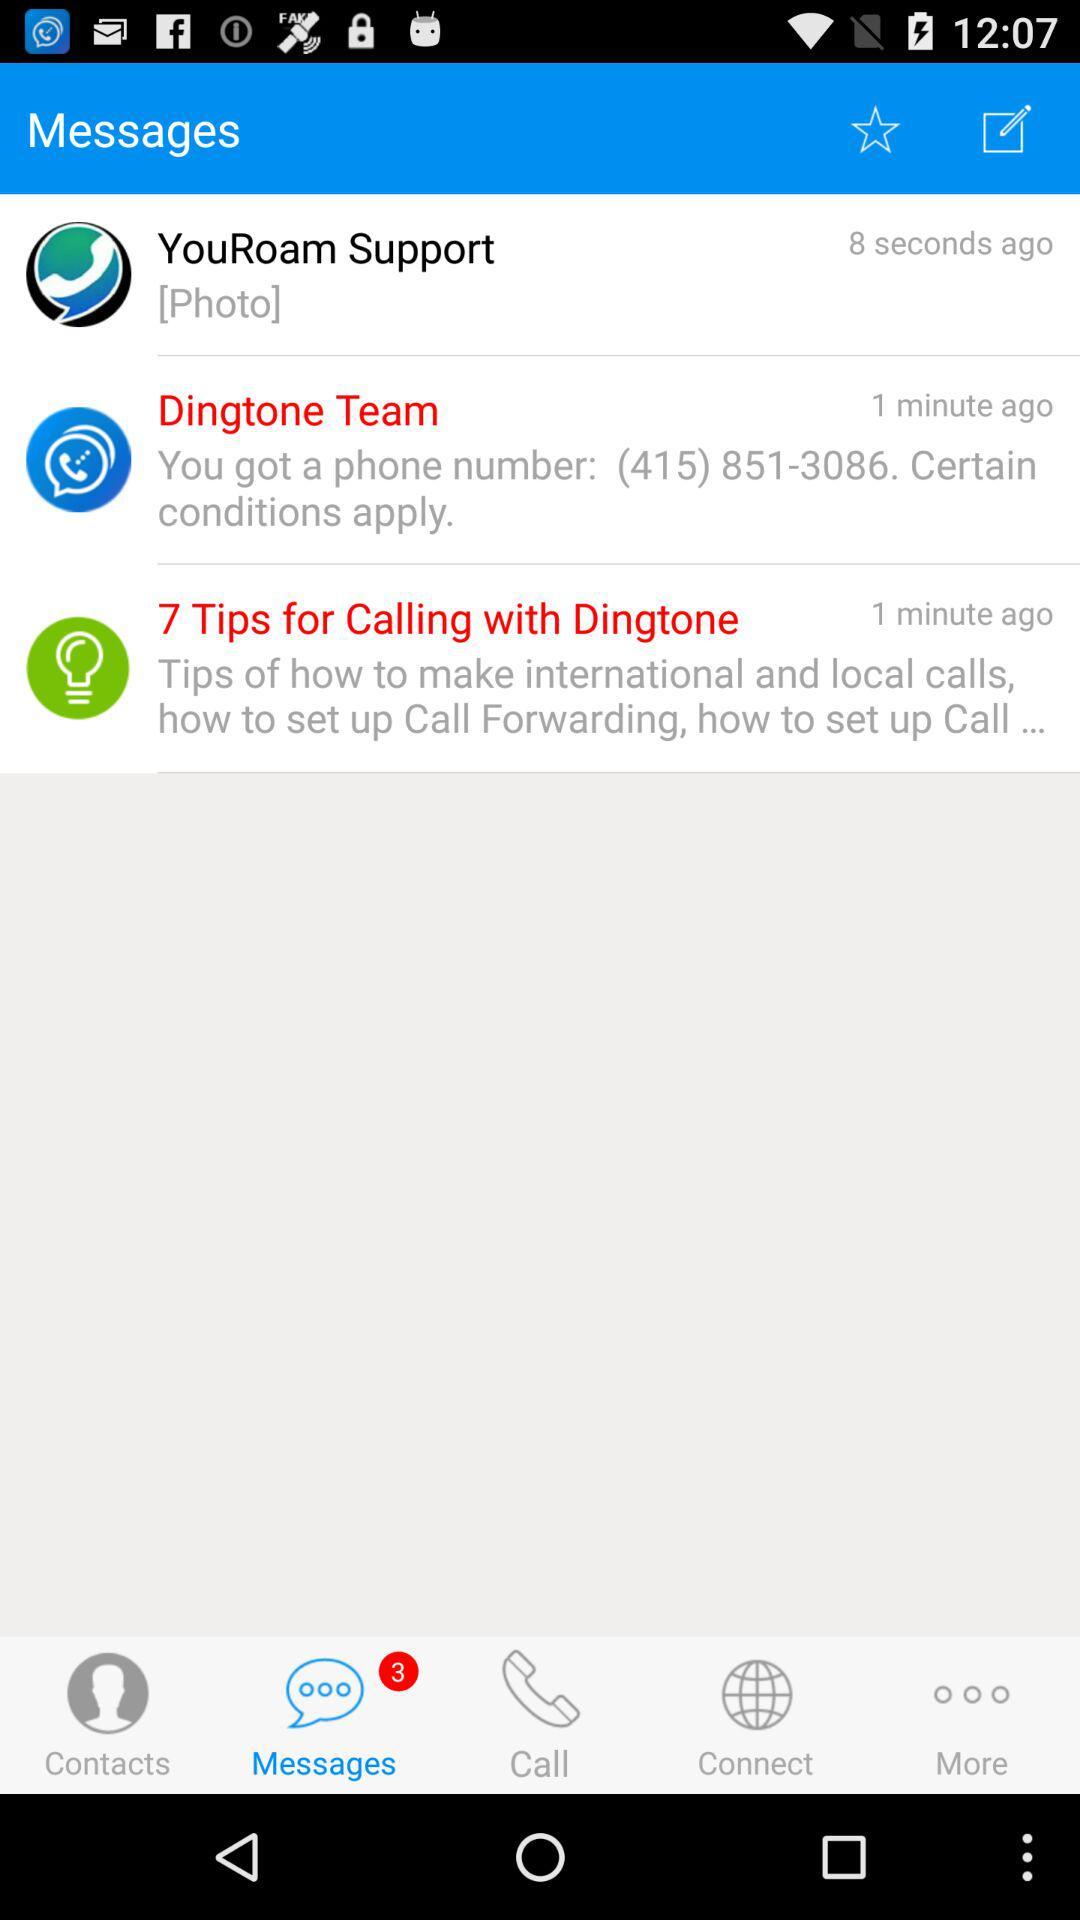 The width and height of the screenshot is (1080, 1920). What do you see at coordinates (950, 240) in the screenshot?
I see `the 8 seconds ago app` at bounding box center [950, 240].